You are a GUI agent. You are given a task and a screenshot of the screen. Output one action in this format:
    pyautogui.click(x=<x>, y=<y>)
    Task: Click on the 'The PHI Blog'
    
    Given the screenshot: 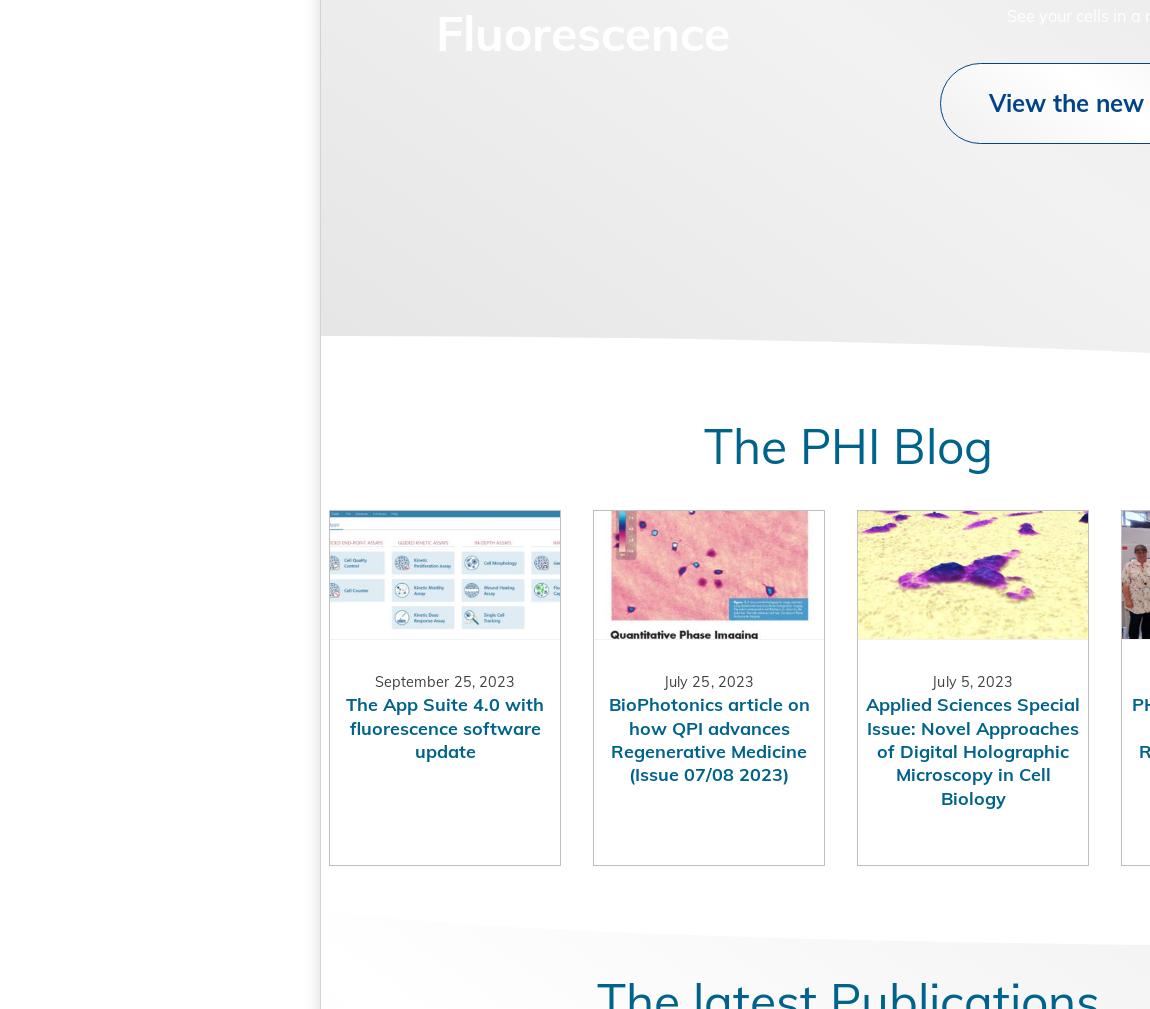 What is the action you would take?
    pyautogui.click(x=734, y=519)
    